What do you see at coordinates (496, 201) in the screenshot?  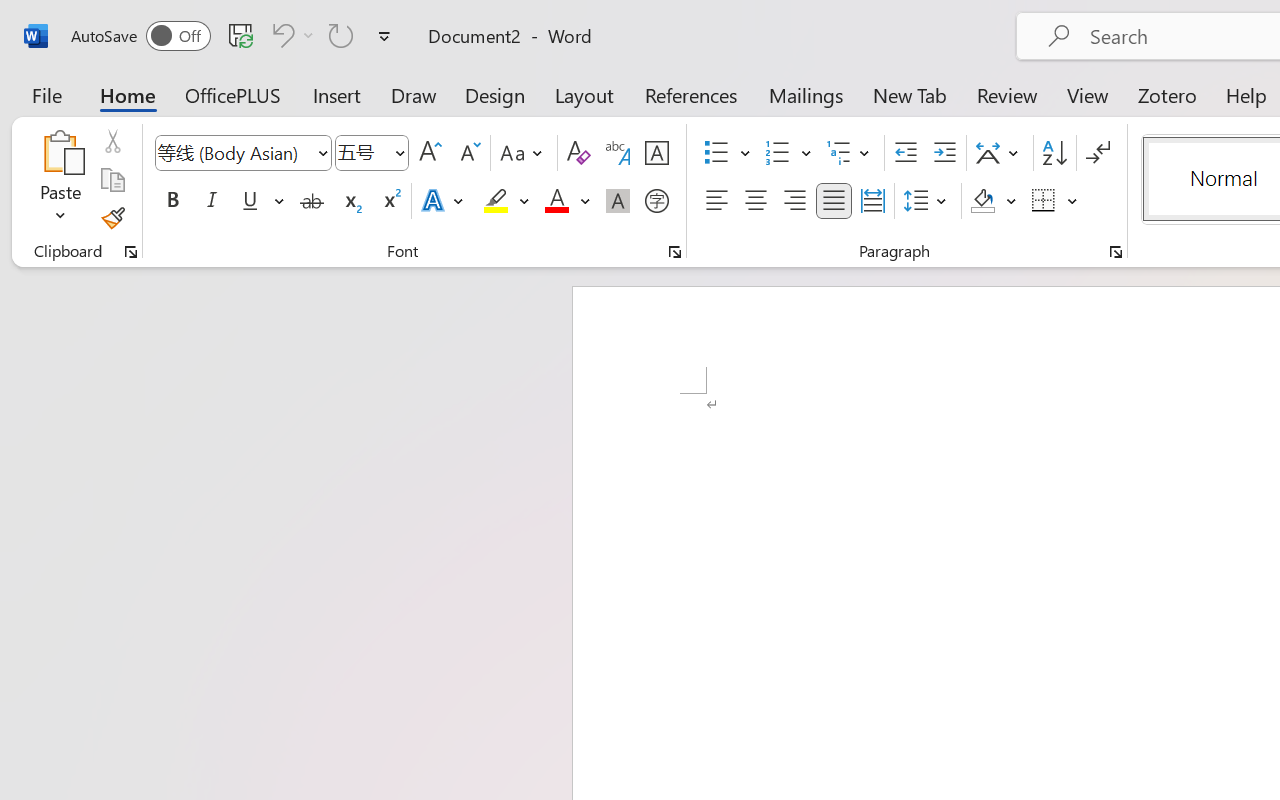 I see `'Text Highlight Color Yellow'` at bounding box center [496, 201].